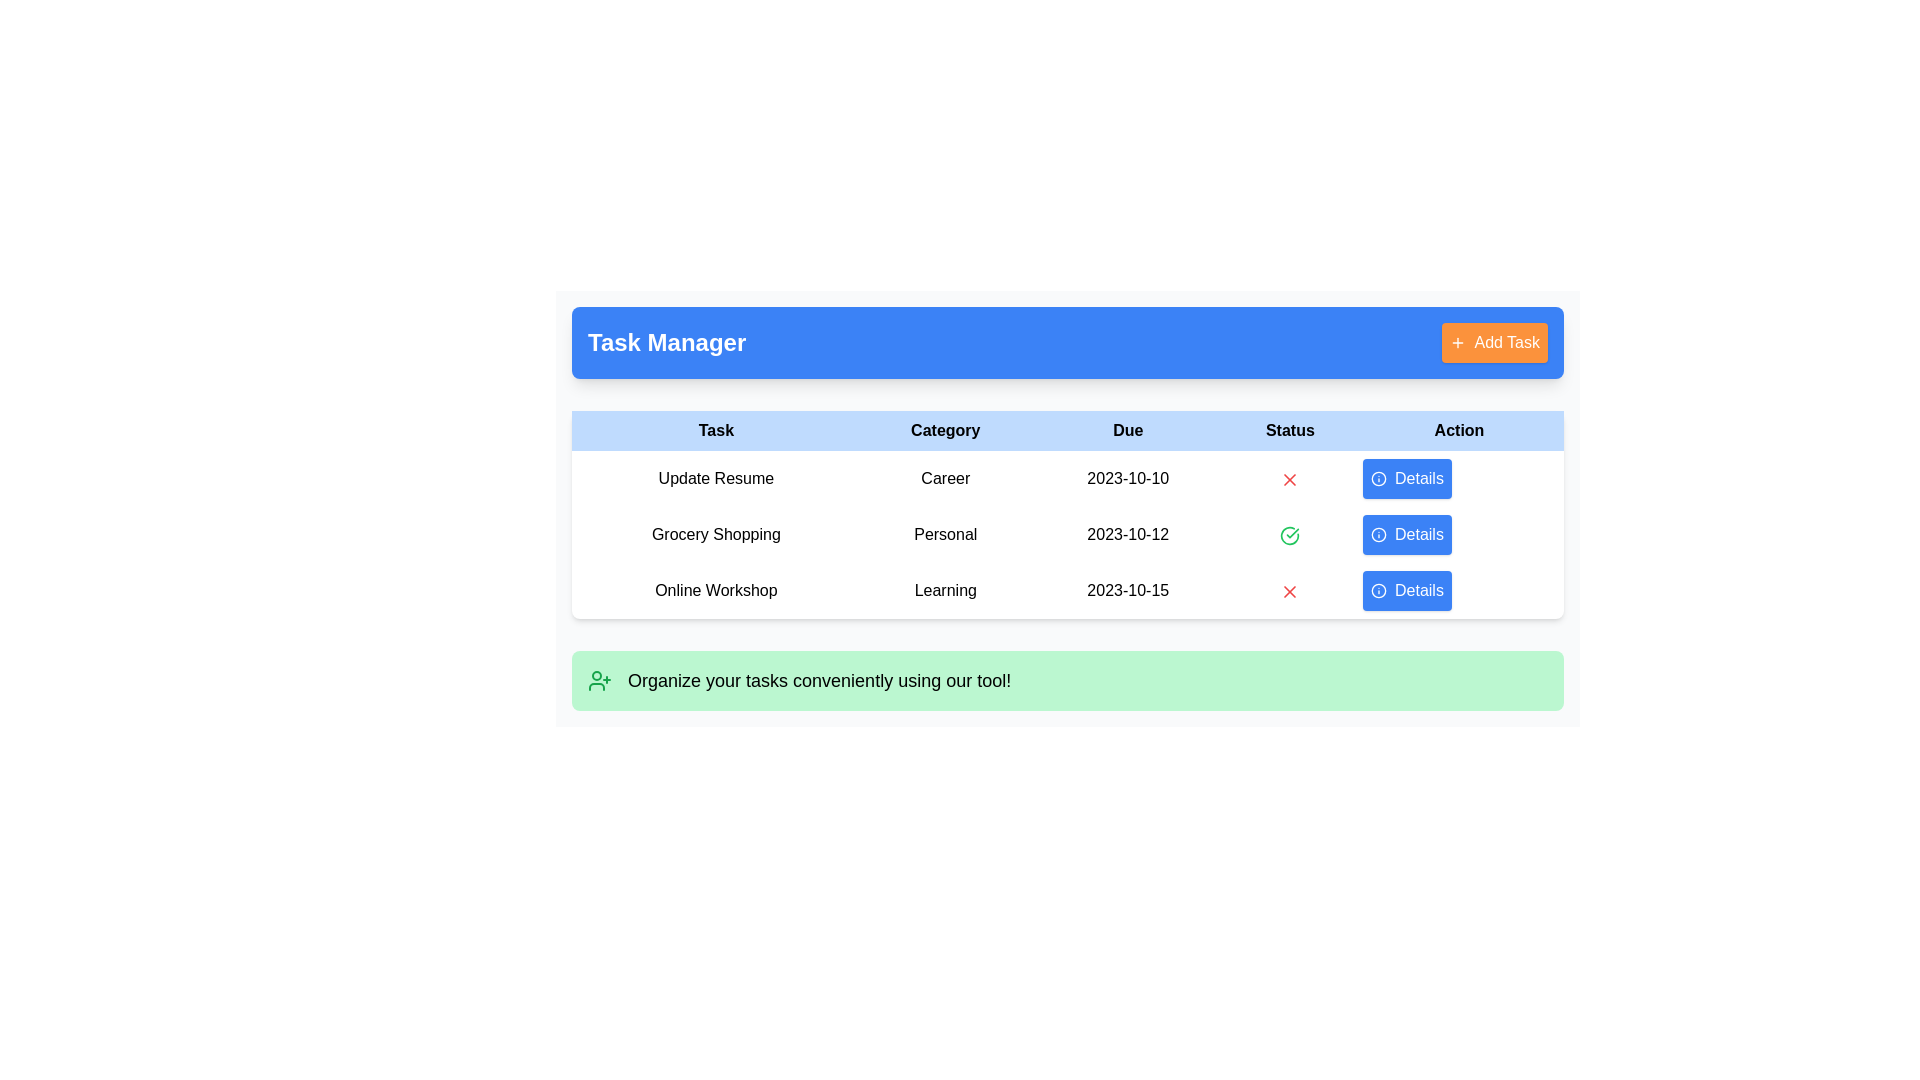  Describe the element at coordinates (1290, 534) in the screenshot. I see `design of the completion icon in the 'Status' column of the second row, associated with the task labeled 'Grocery Shopping'` at that location.